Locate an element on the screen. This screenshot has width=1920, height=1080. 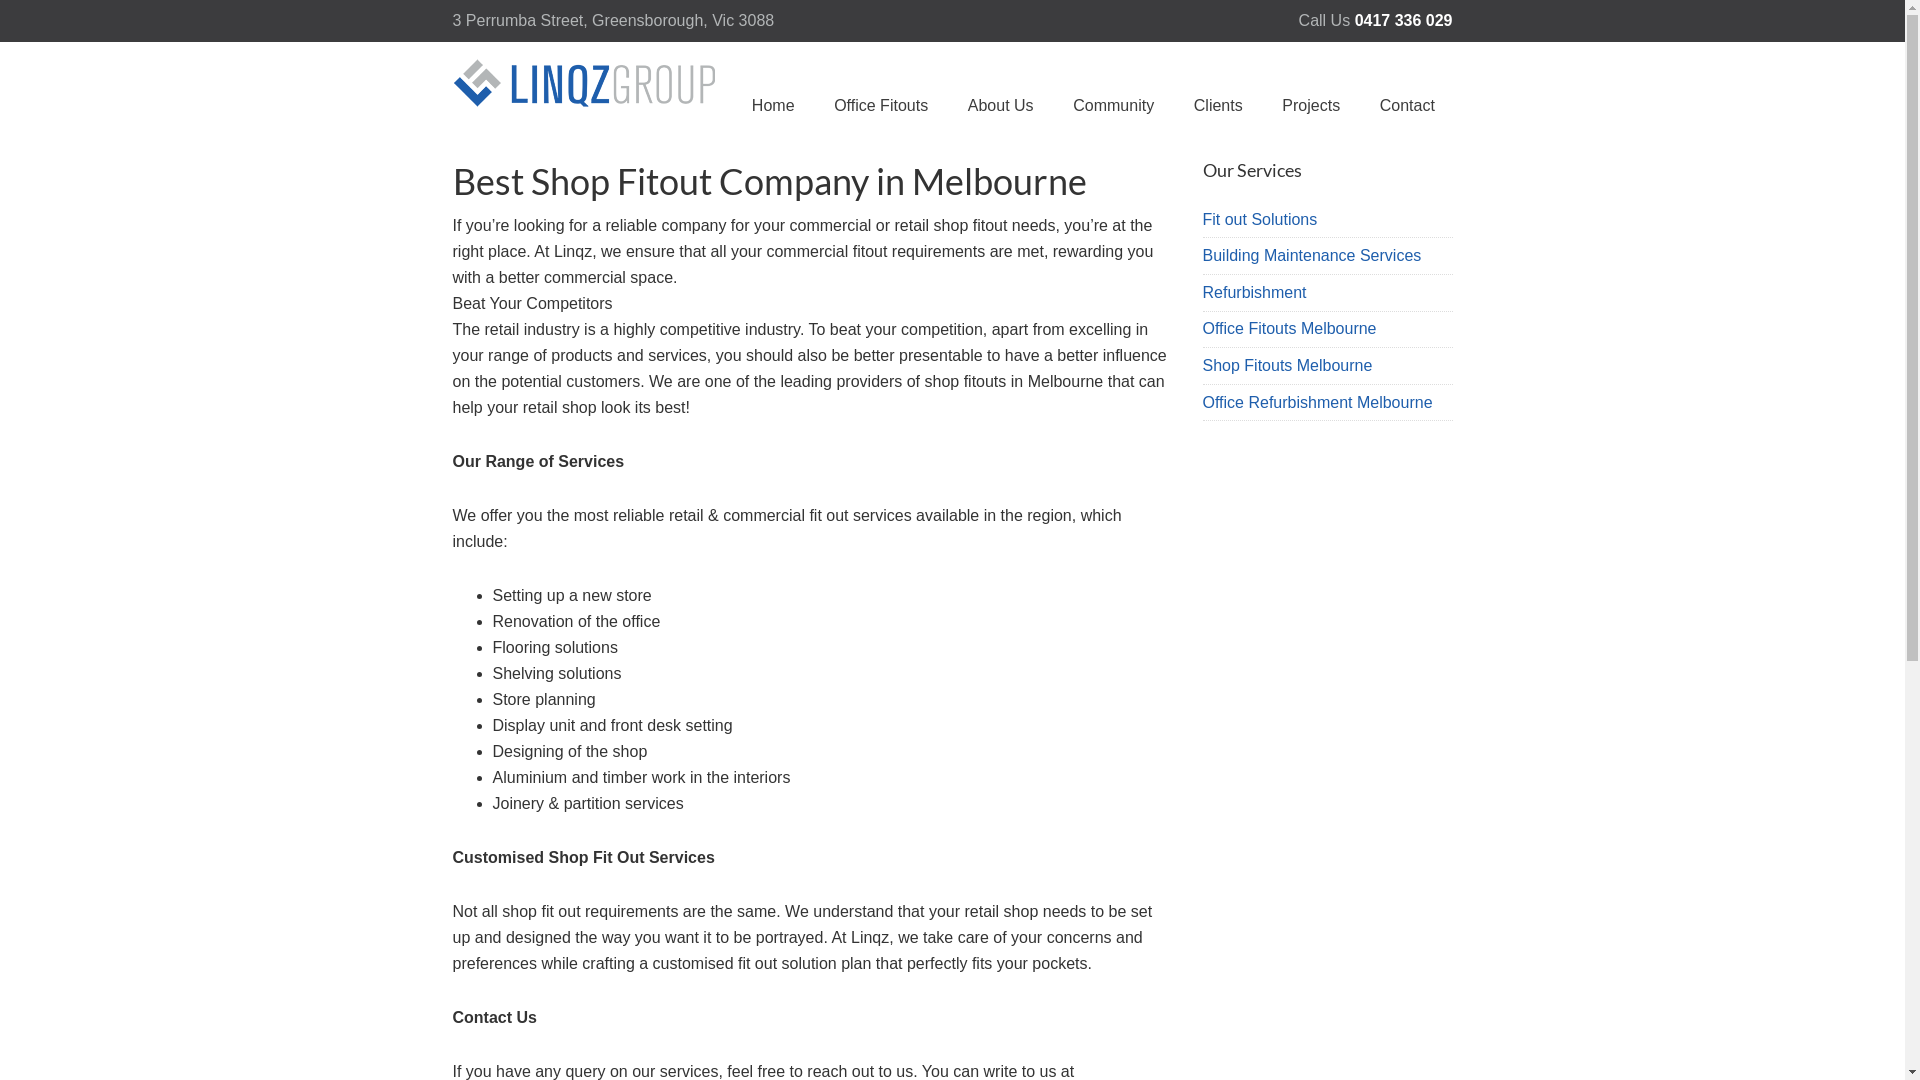
'About Us' is located at coordinates (1000, 105).